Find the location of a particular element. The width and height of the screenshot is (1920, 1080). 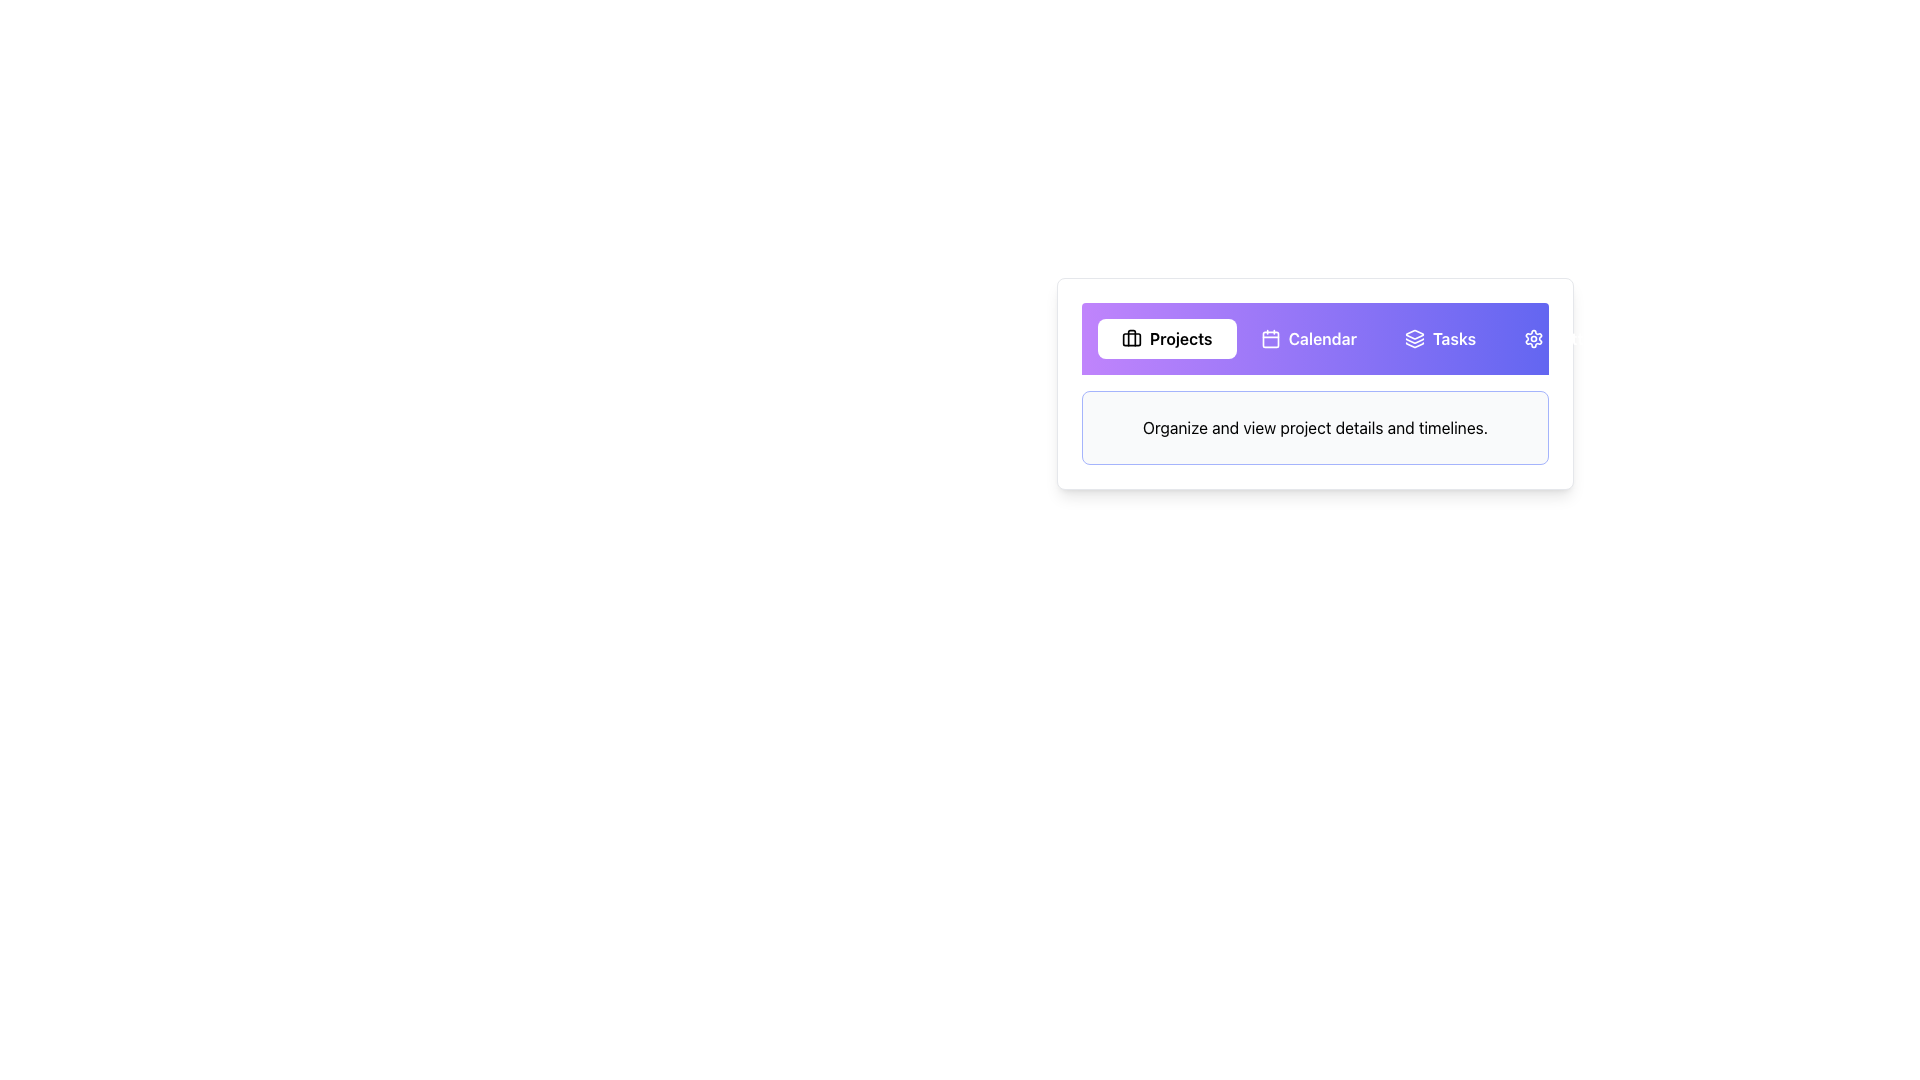

the Decorative SVG component located within the Projects button area of the briefcase icon, positioned slightly below the central vertical axis is located at coordinates (1132, 338).